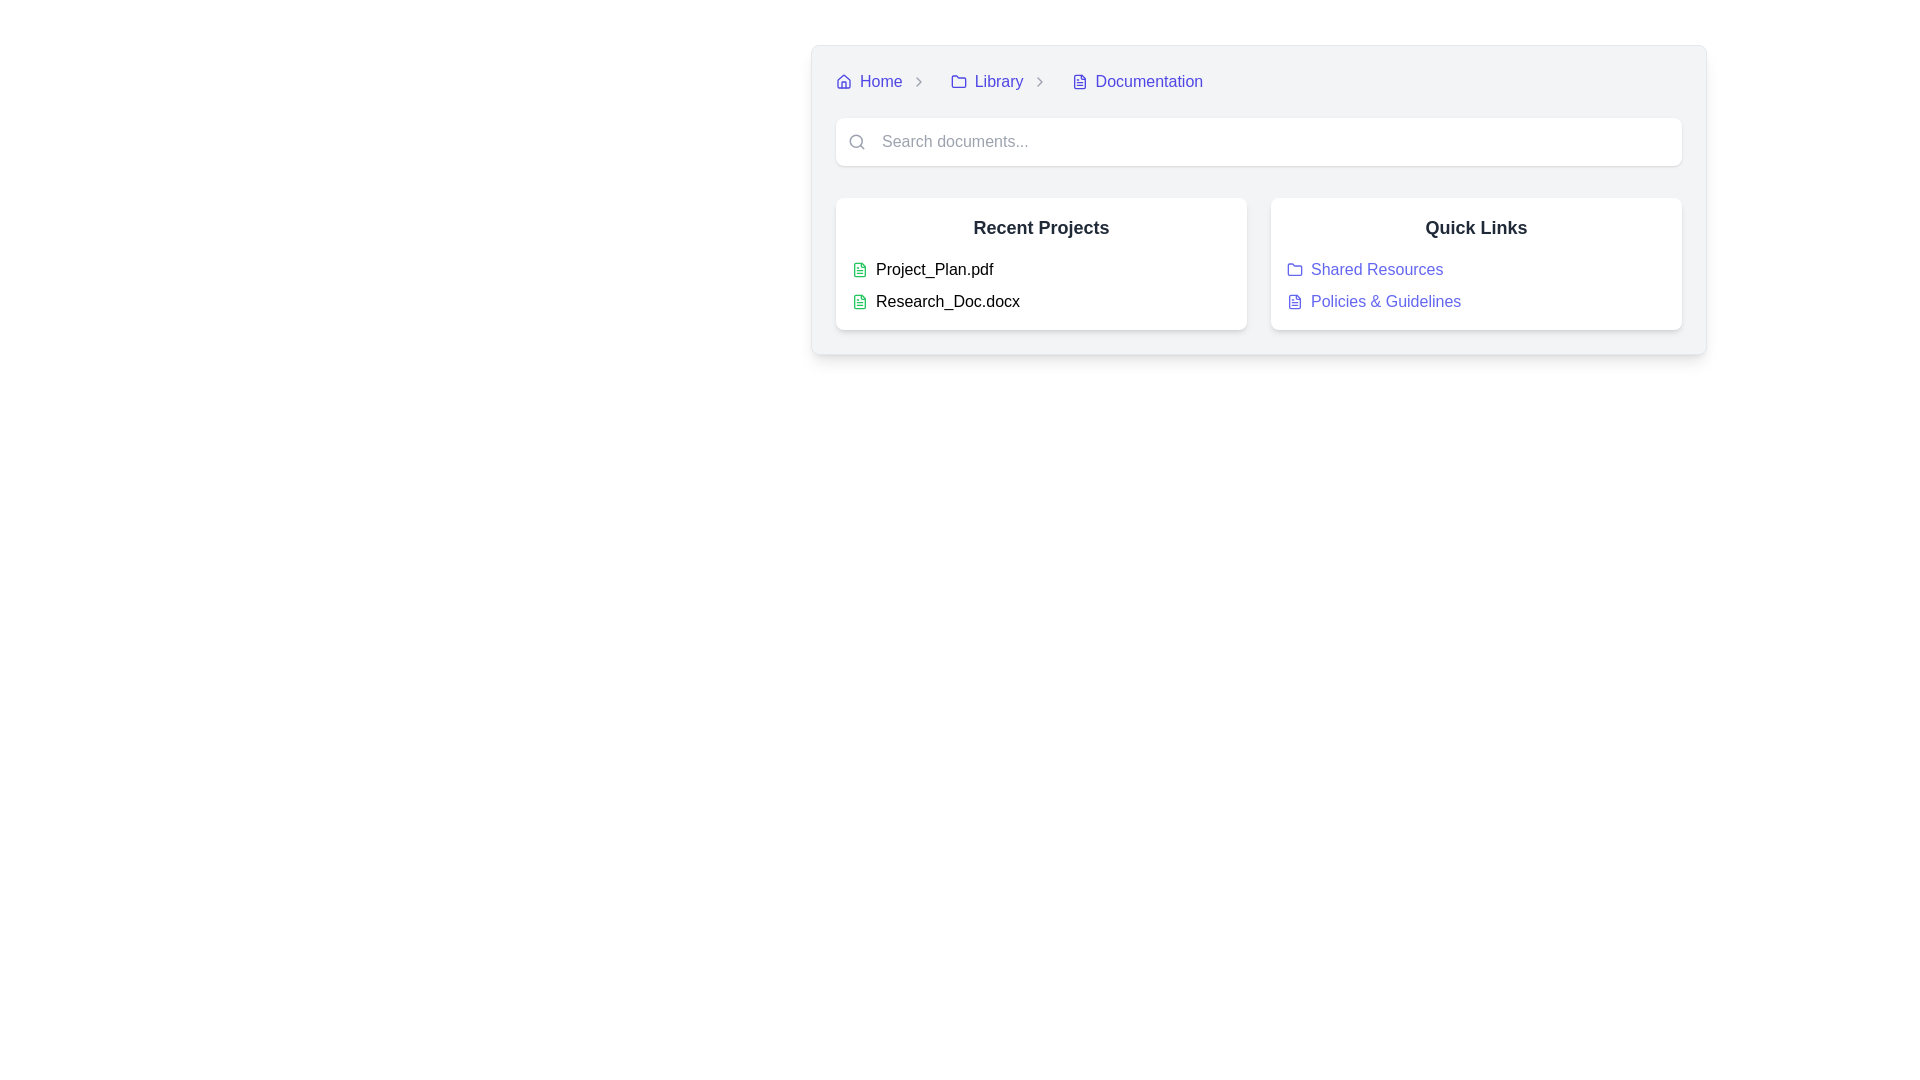 Image resolution: width=1920 pixels, height=1080 pixels. I want to click on the house icon with a black outline, located in the horizontal navigation bar next to the underlined 'Home' text, so click(844, 80).